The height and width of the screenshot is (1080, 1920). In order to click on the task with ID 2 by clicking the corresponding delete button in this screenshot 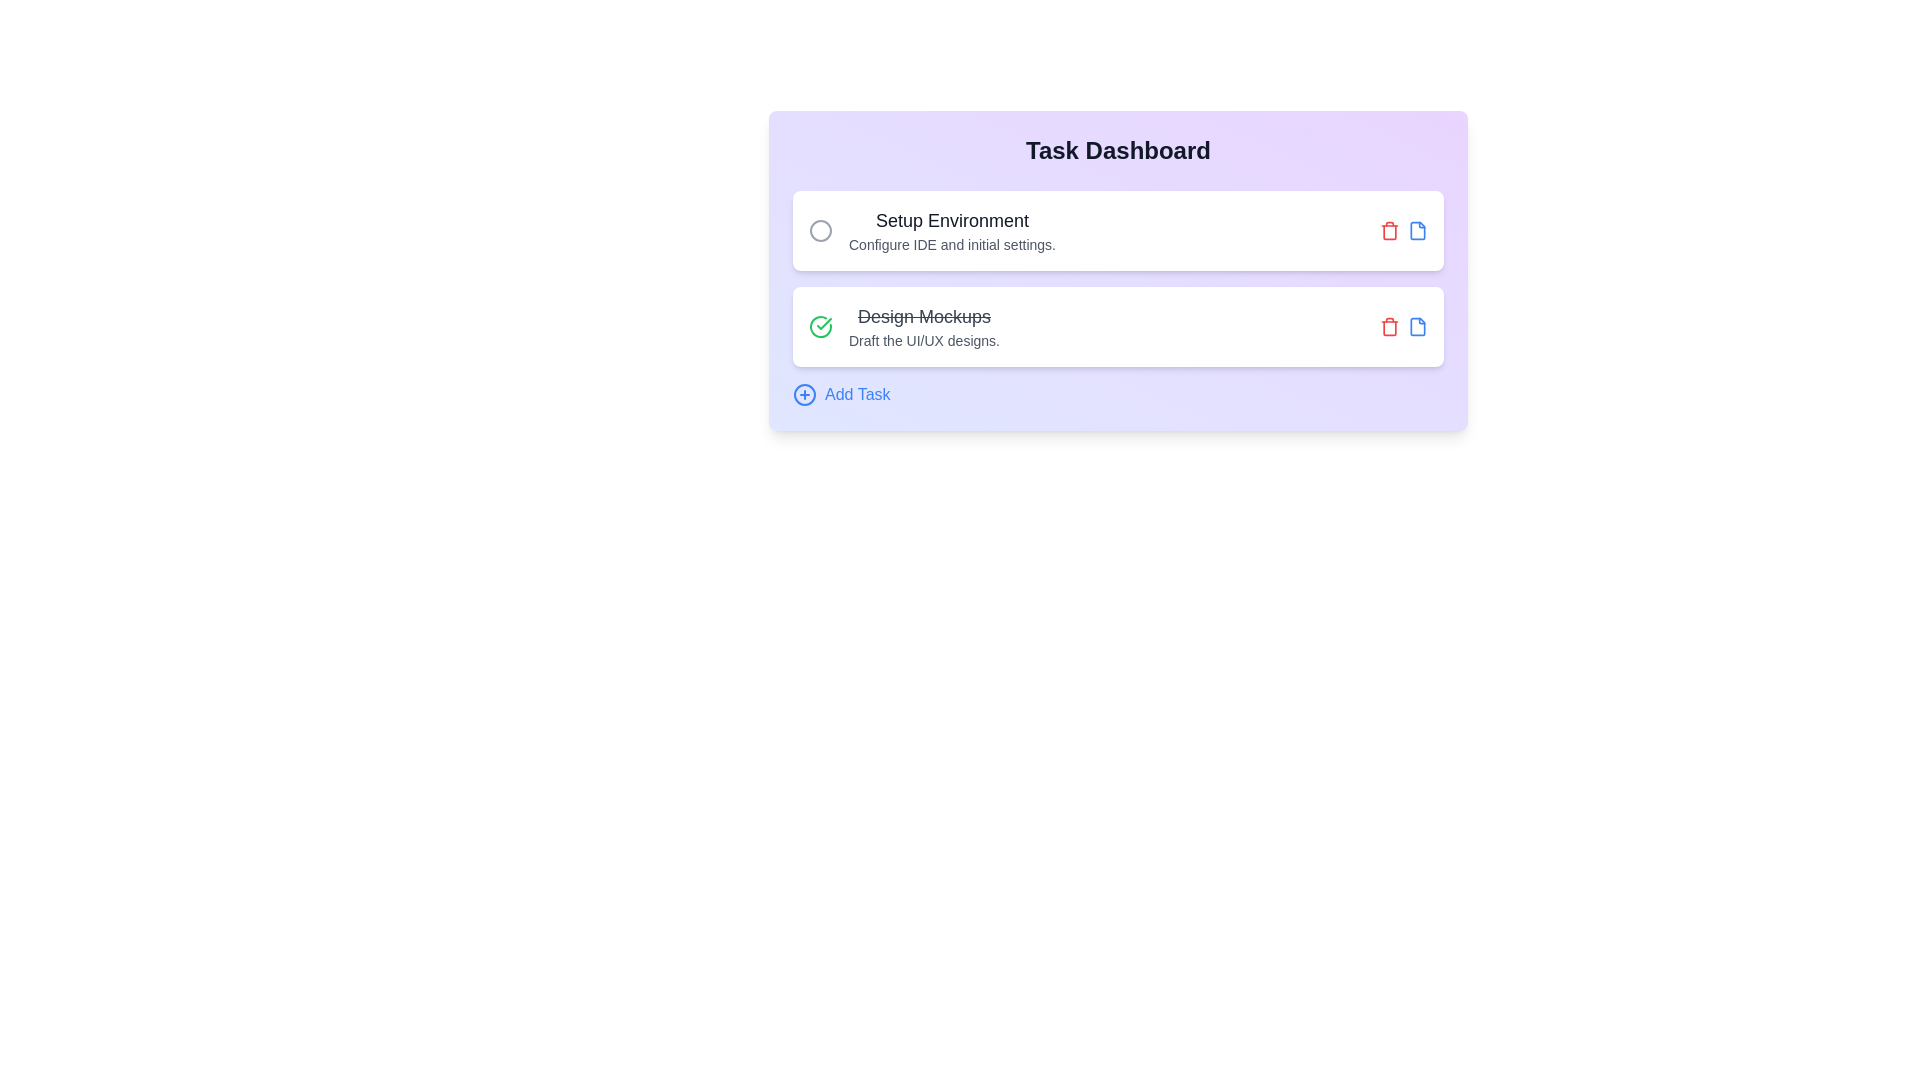, I will do `click(1389, 326)`.